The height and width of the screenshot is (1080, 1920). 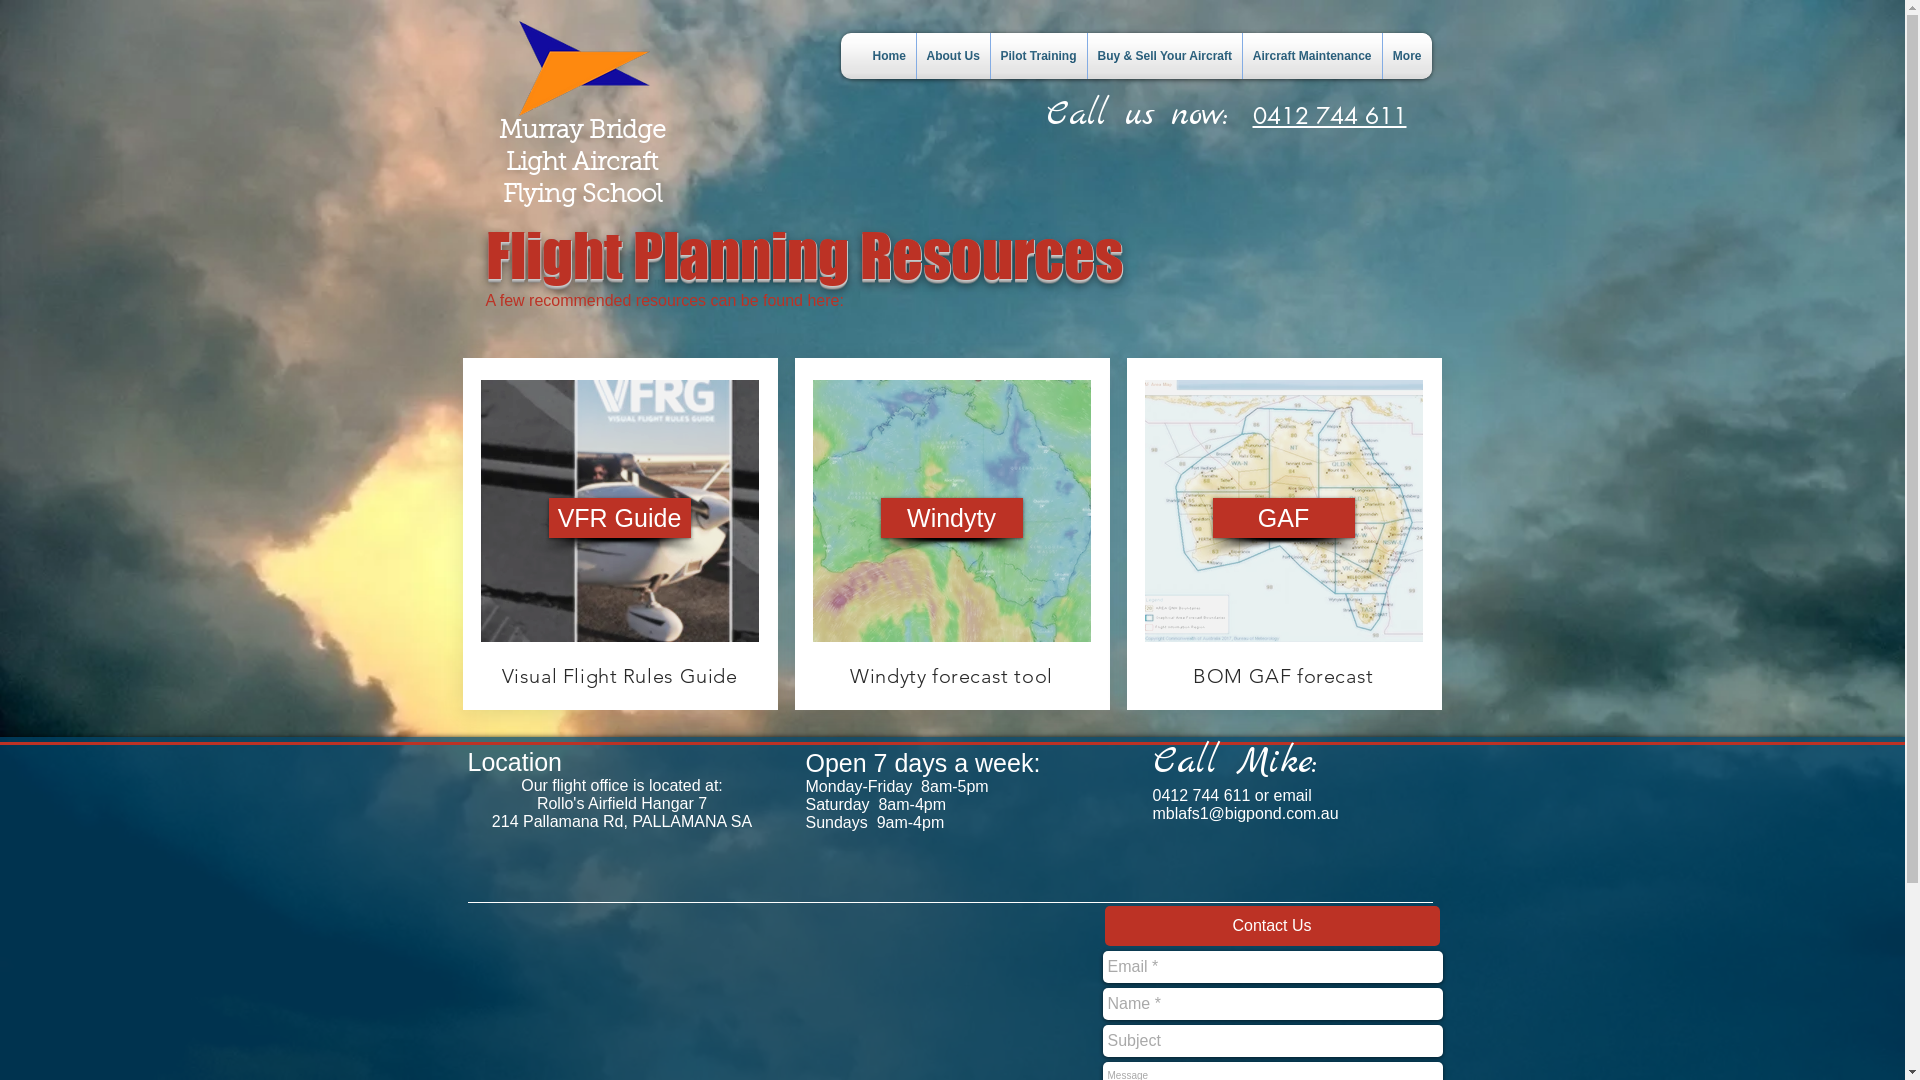 What do you see at coordinates (887, 55) in the screenshot?
I see `'Home'` at bounding box center [887, 55].